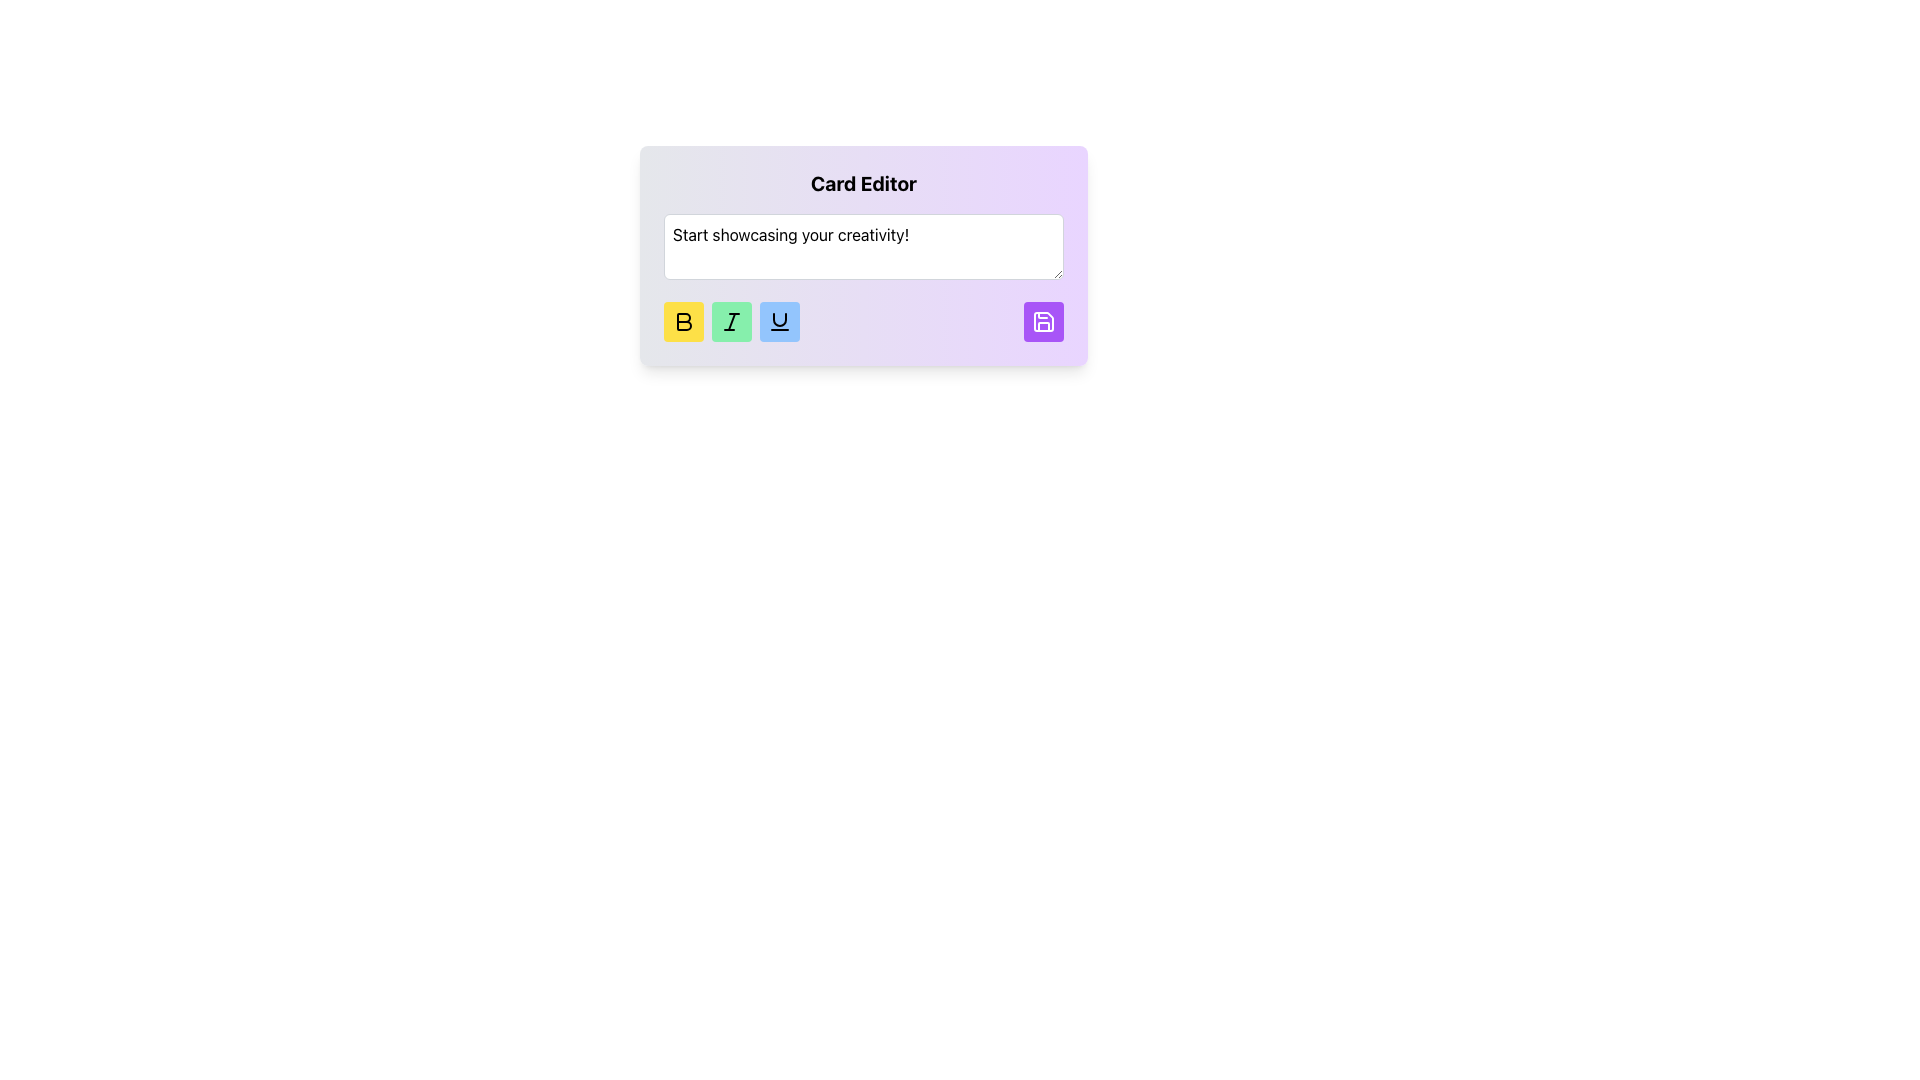 Image resolution: width=1920 pixels, height=1080 pixels. What do you see at coordinates (1042, 320) in the screenshot?
I see `top-left component of the save icon located at the bottom-right corner of the card editor panel` at bounding box center [1042, 320].